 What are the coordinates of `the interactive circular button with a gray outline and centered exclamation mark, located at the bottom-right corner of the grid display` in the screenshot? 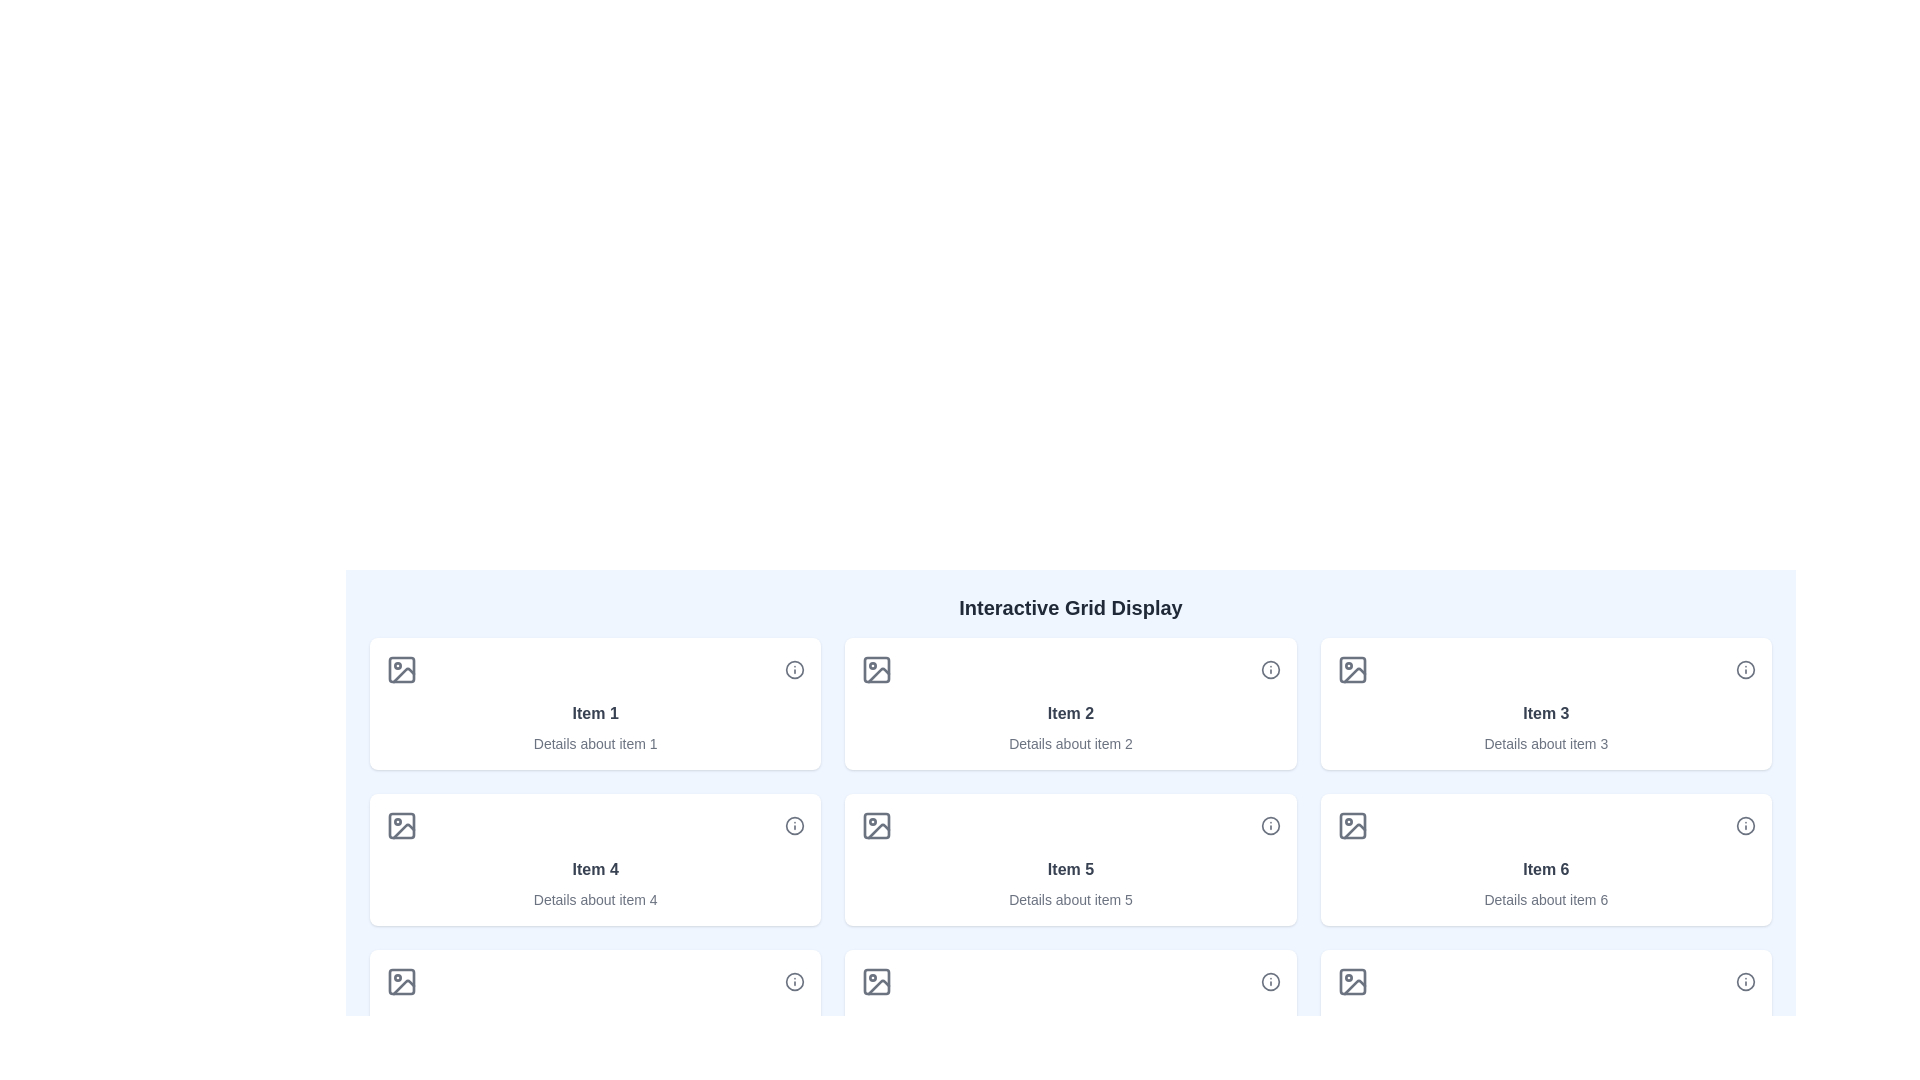 It's located at (1745, 981).